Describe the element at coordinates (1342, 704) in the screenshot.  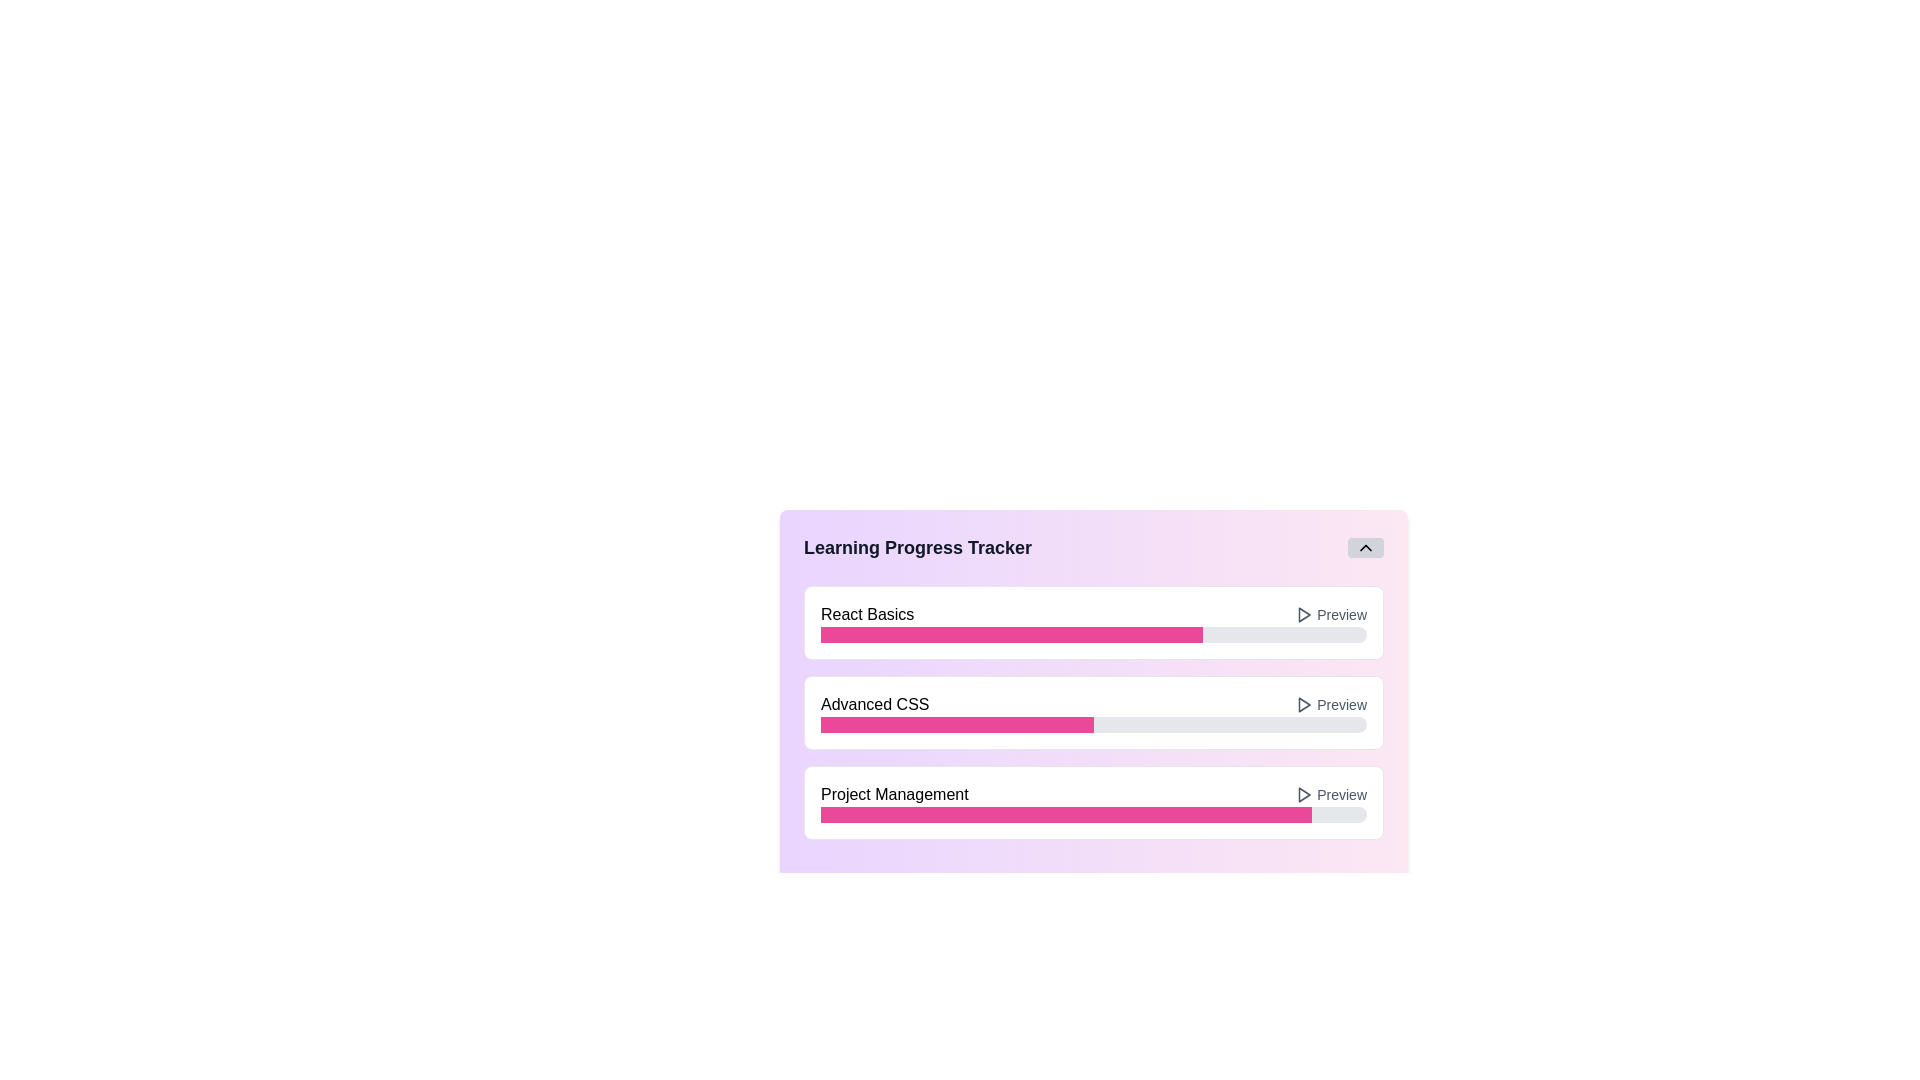
I see `the 'Preview' text label, which is gray and aligned to the right of the horizontal progress bar in the second row of the progress tracker` at that location.